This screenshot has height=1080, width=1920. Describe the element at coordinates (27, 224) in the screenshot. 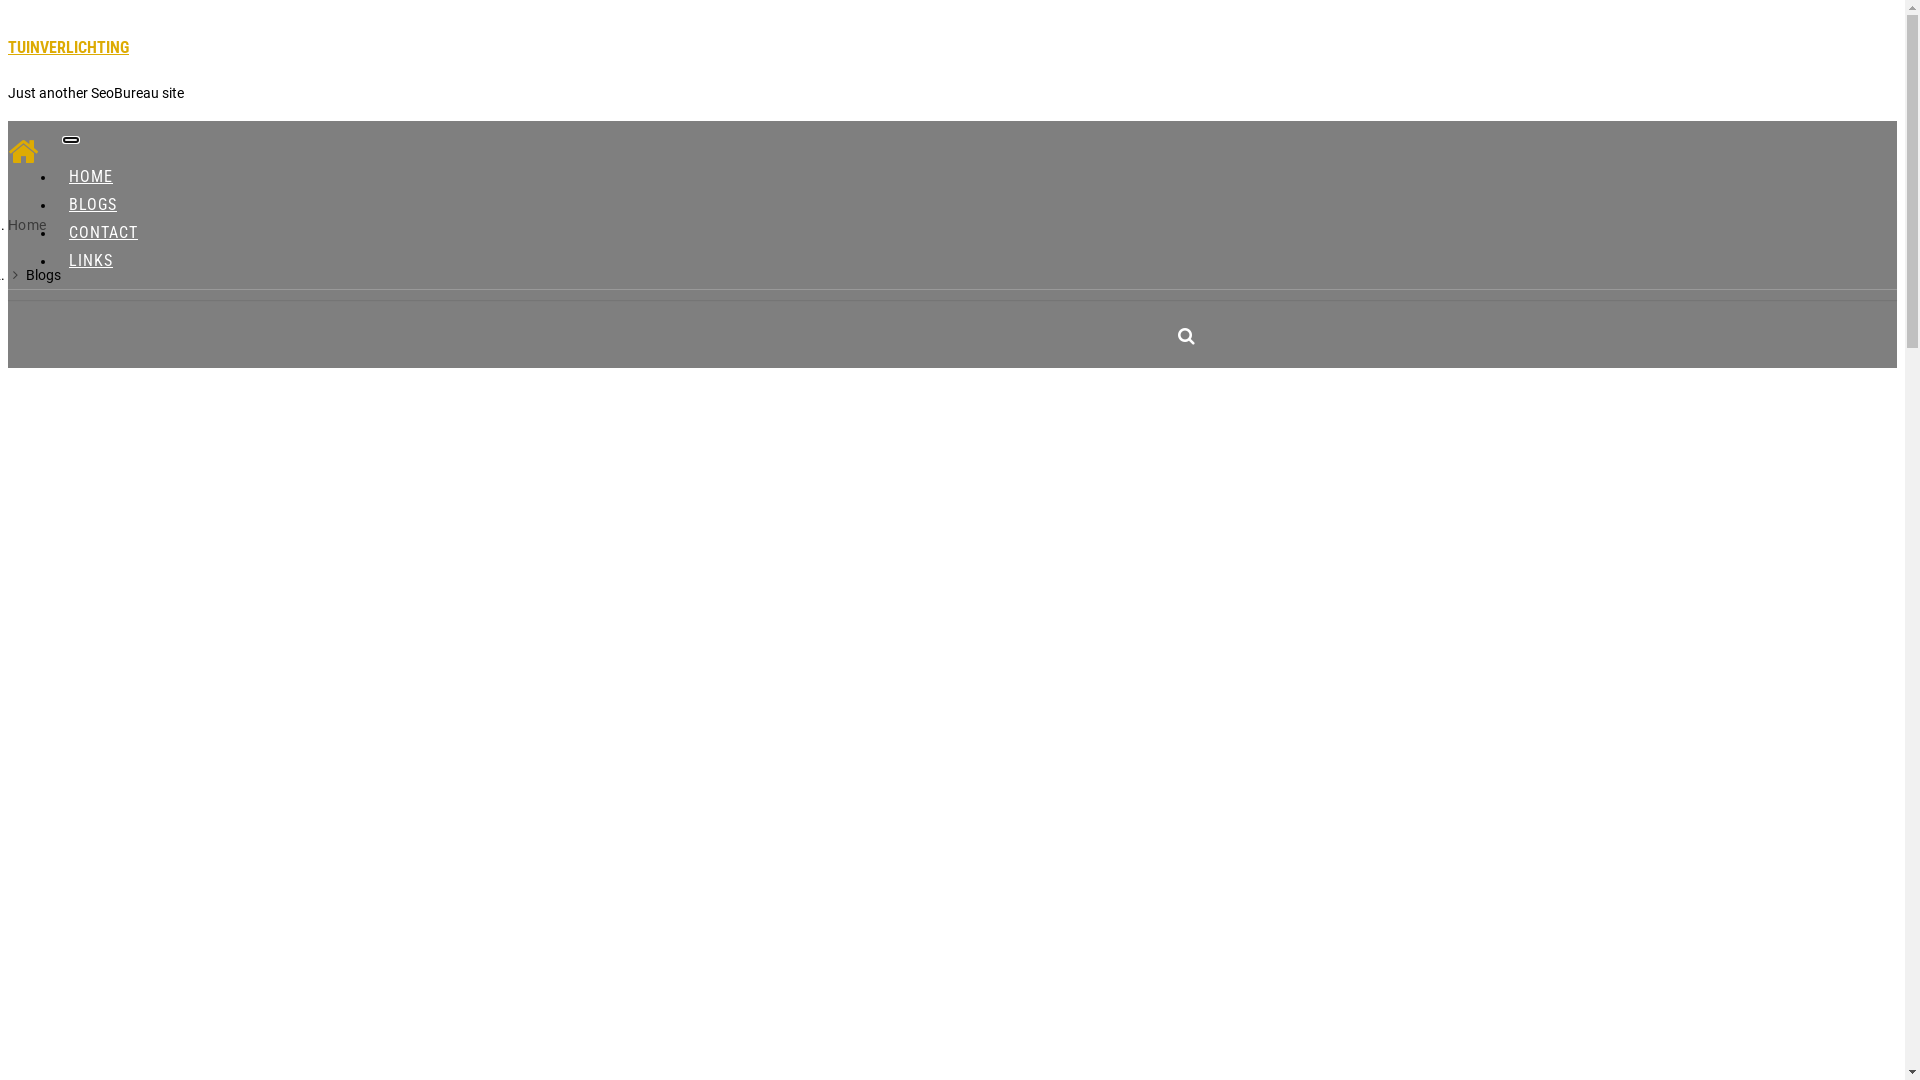

I see `'Home'` at that location.